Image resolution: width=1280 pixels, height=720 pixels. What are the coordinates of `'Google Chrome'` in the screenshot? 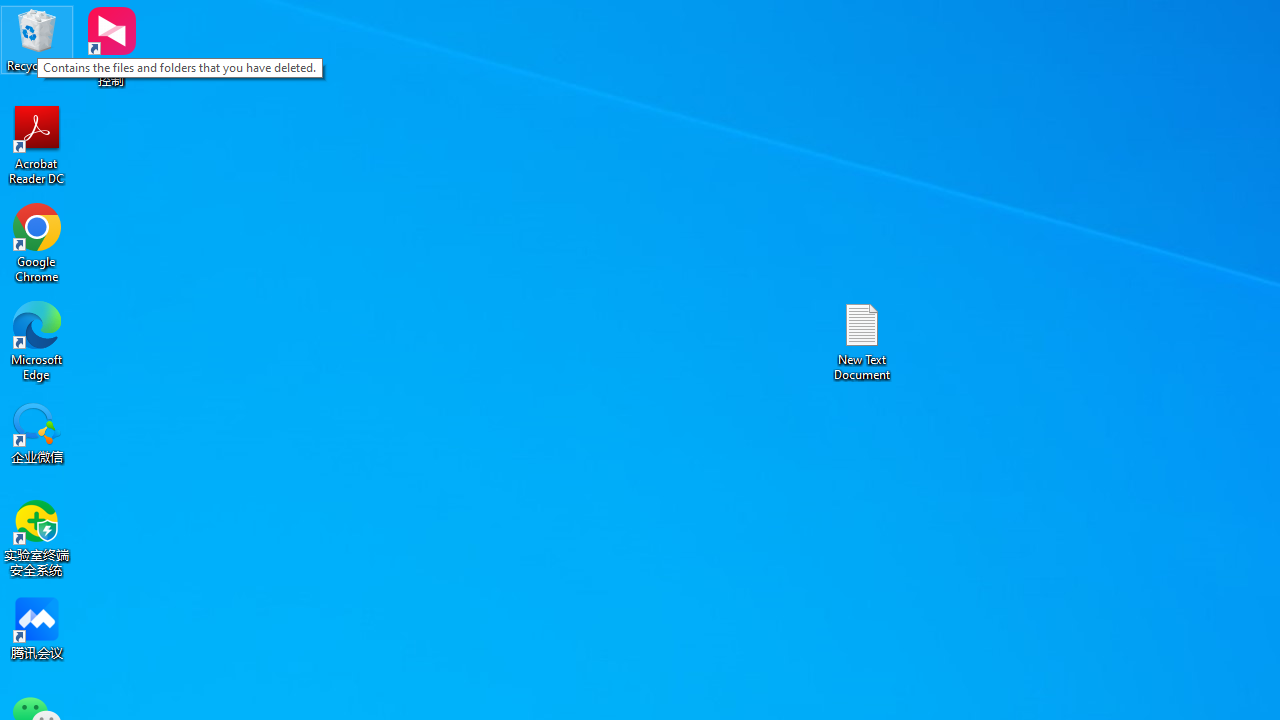 It's located at (37, 242).